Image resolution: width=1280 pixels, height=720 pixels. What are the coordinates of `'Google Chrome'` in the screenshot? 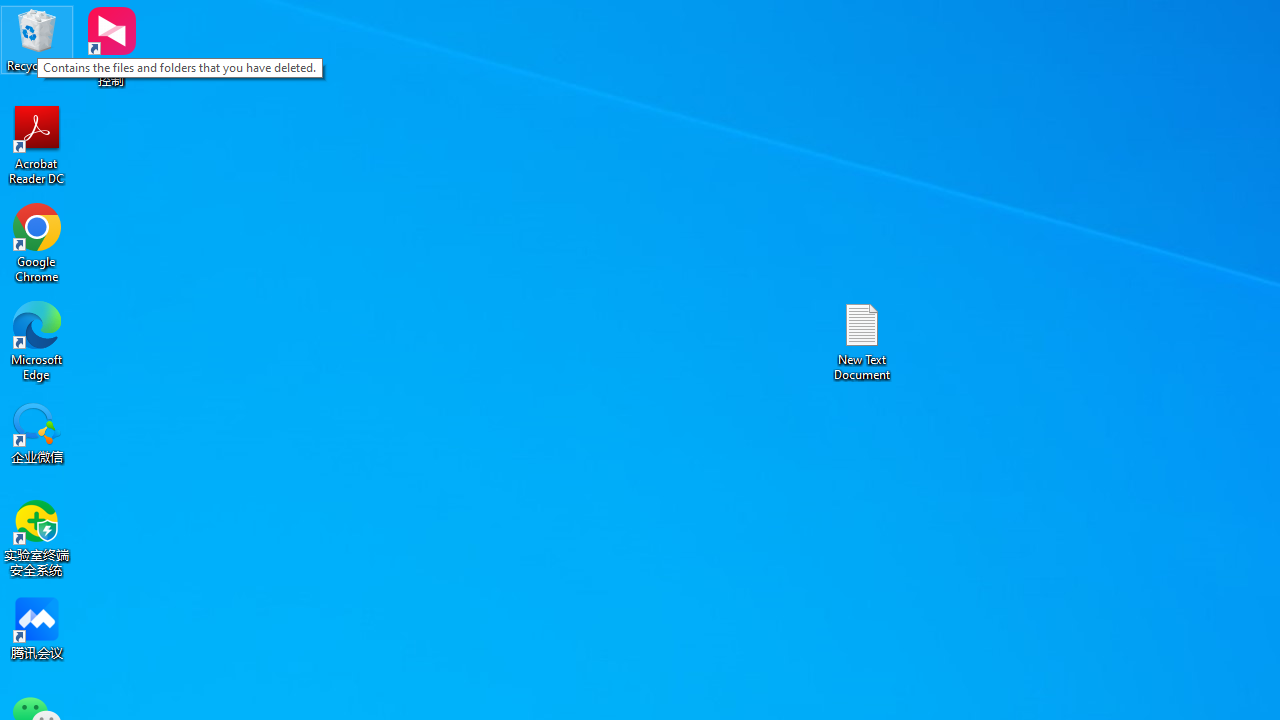 It's located at (37, 242).